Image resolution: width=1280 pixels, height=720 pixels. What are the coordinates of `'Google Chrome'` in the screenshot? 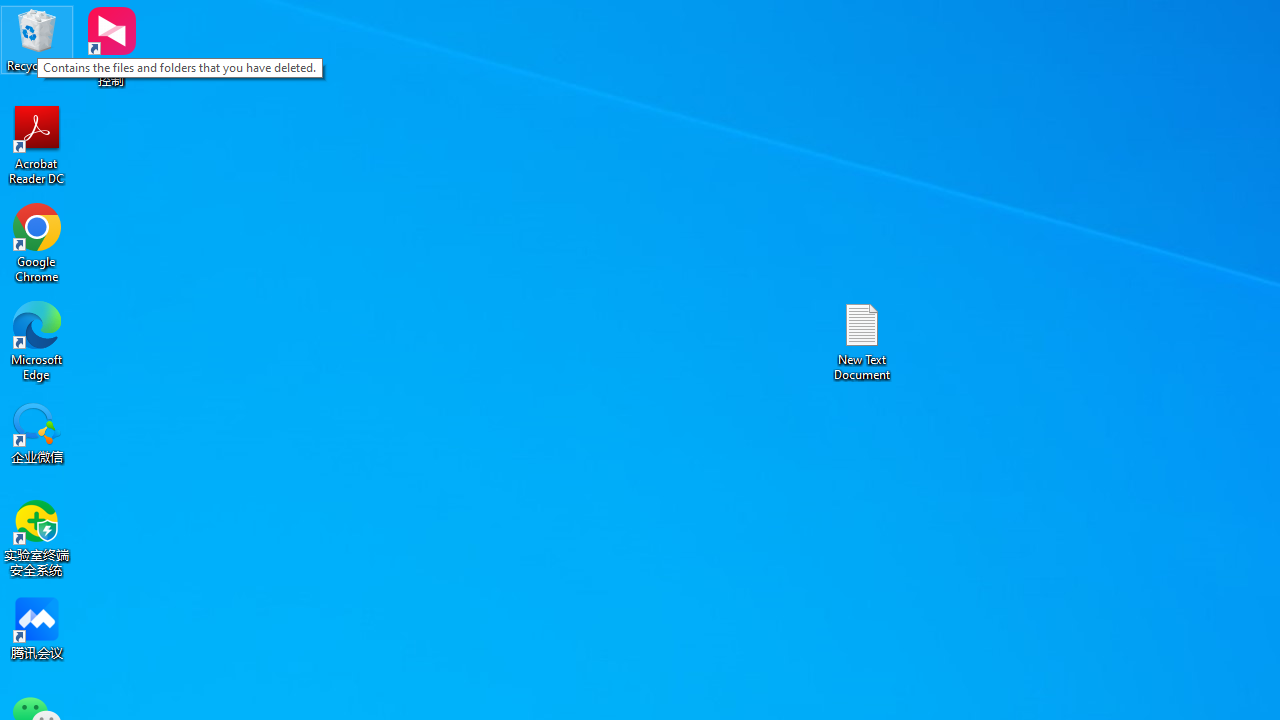 It's located at (37, 242).